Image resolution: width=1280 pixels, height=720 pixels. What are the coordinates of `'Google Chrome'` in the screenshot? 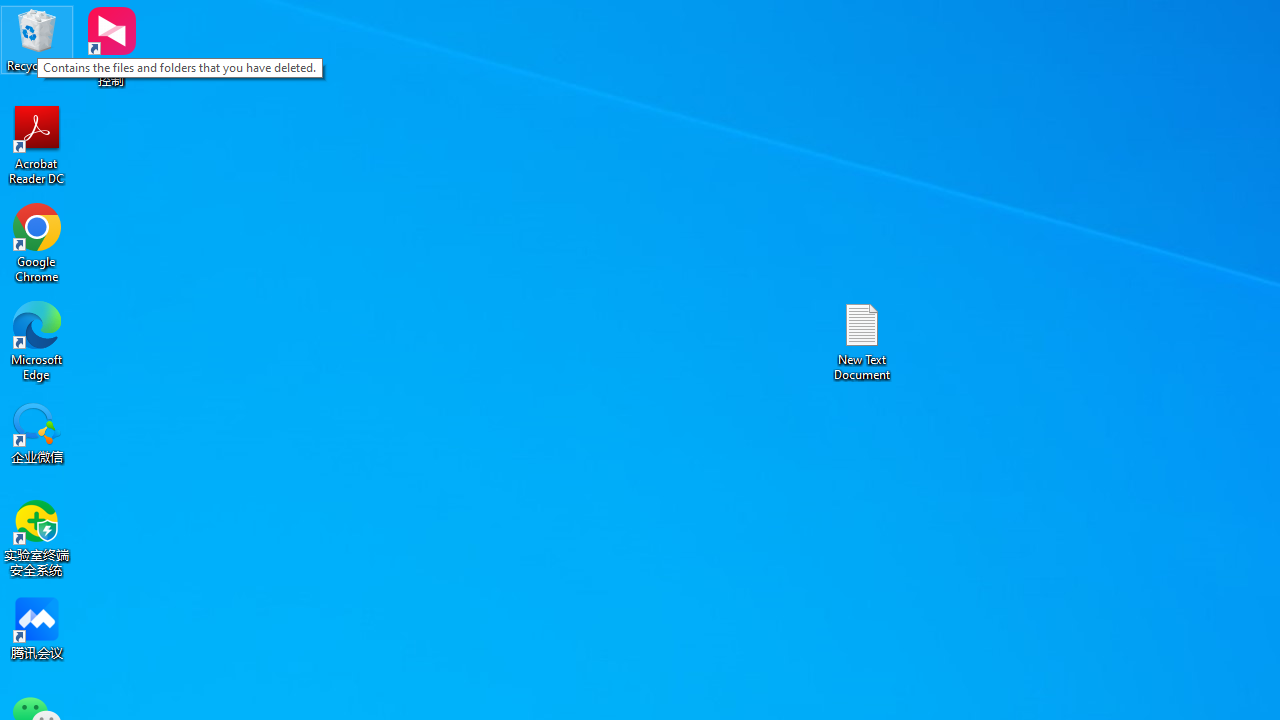 It's located at (37, 242).